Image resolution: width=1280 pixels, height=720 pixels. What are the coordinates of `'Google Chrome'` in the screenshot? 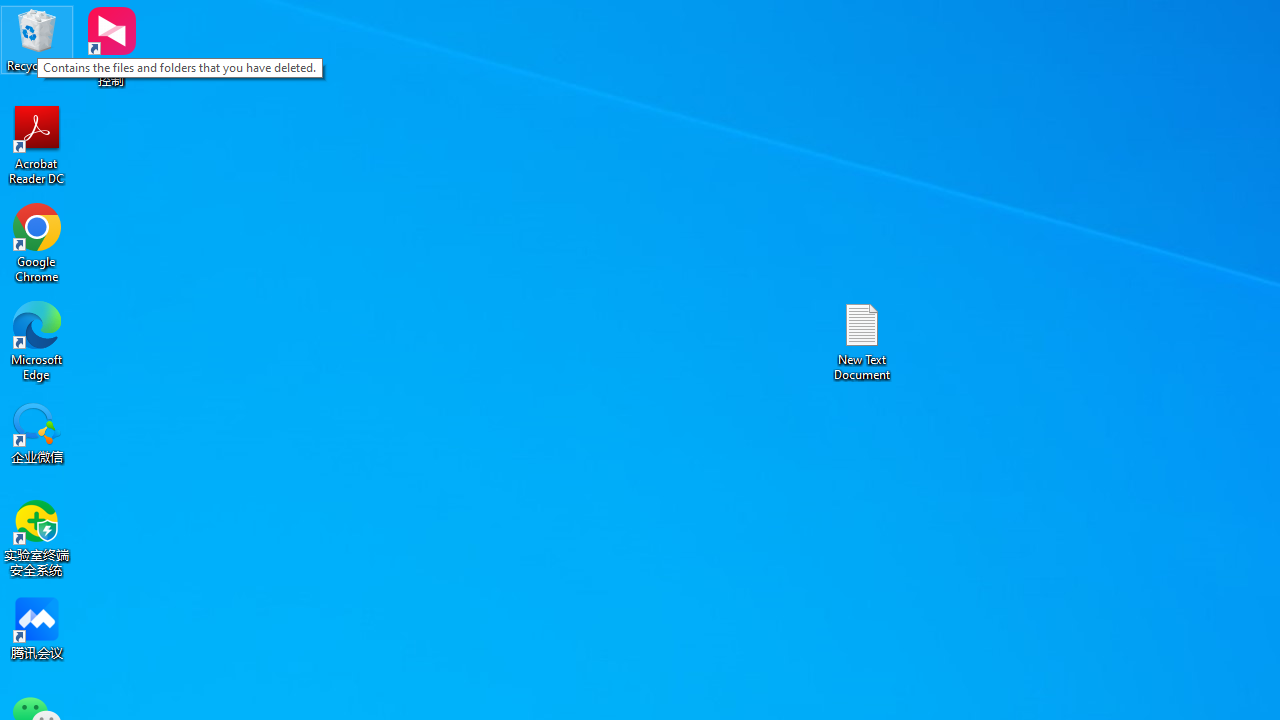 It's located at (37, 242).